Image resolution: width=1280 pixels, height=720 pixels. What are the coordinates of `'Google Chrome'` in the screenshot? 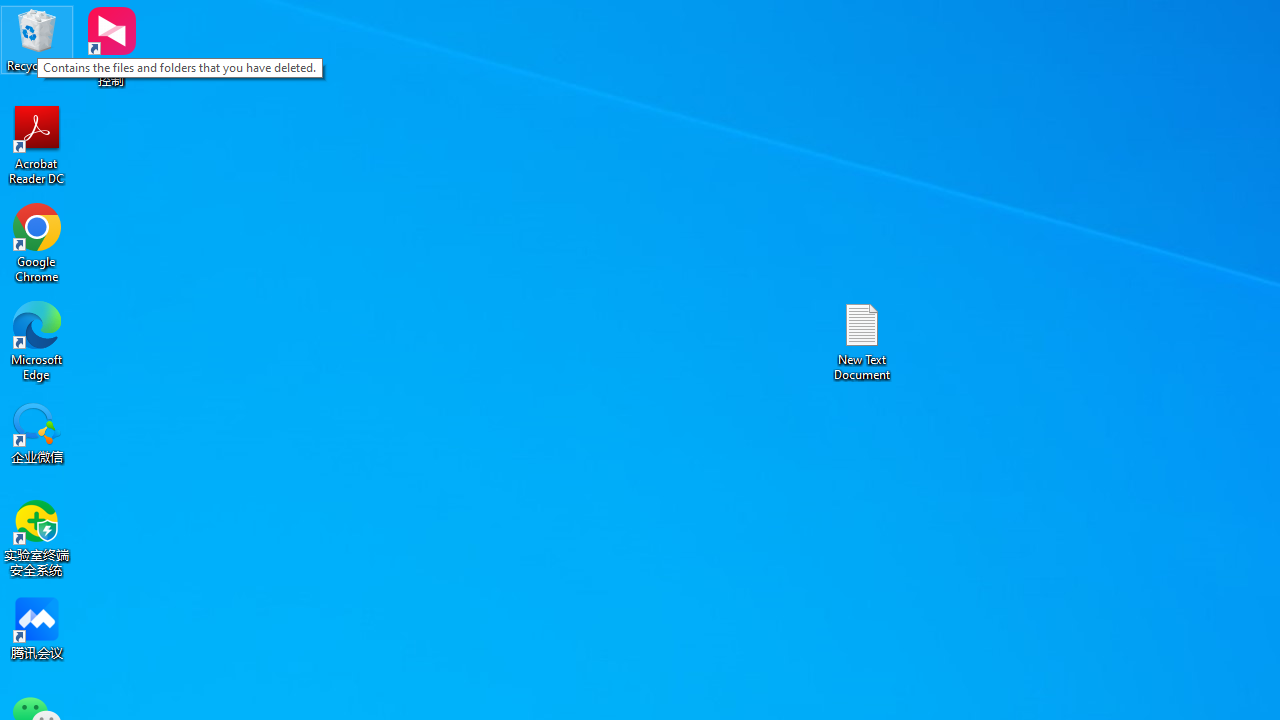 It's located at (37, 242).